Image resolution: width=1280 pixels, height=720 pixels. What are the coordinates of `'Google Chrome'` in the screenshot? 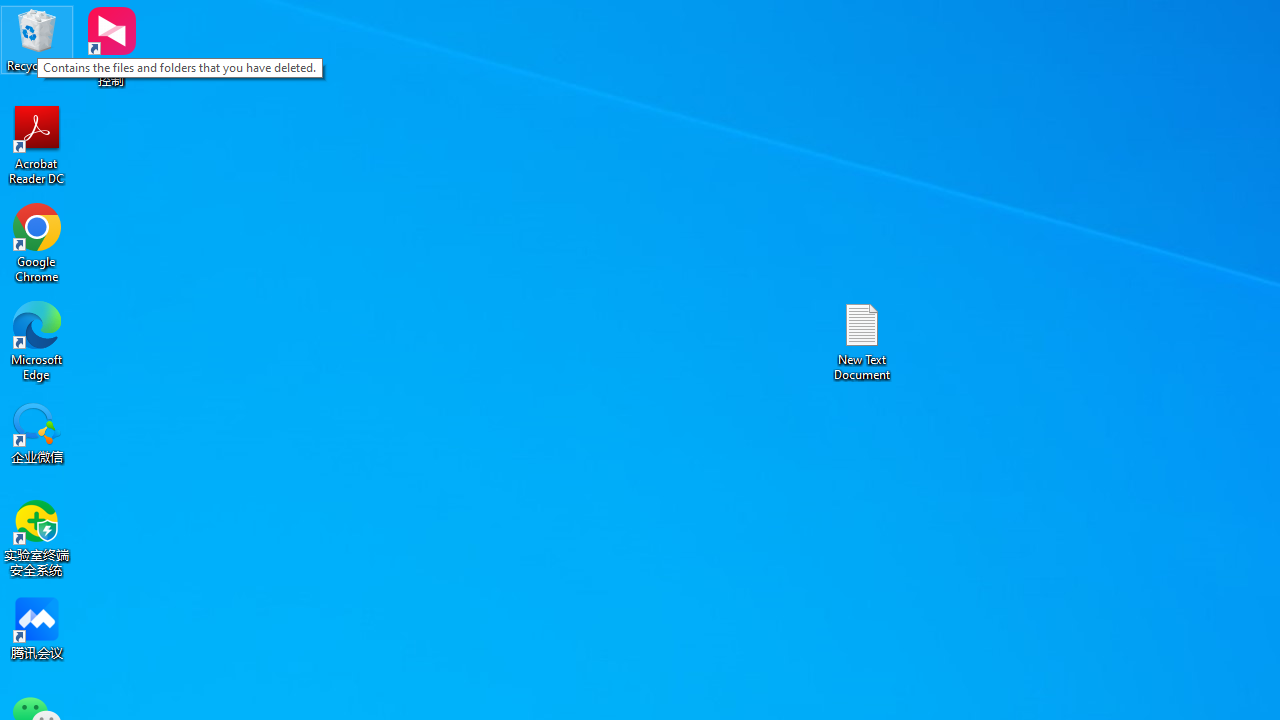 It's located at (37, 242).